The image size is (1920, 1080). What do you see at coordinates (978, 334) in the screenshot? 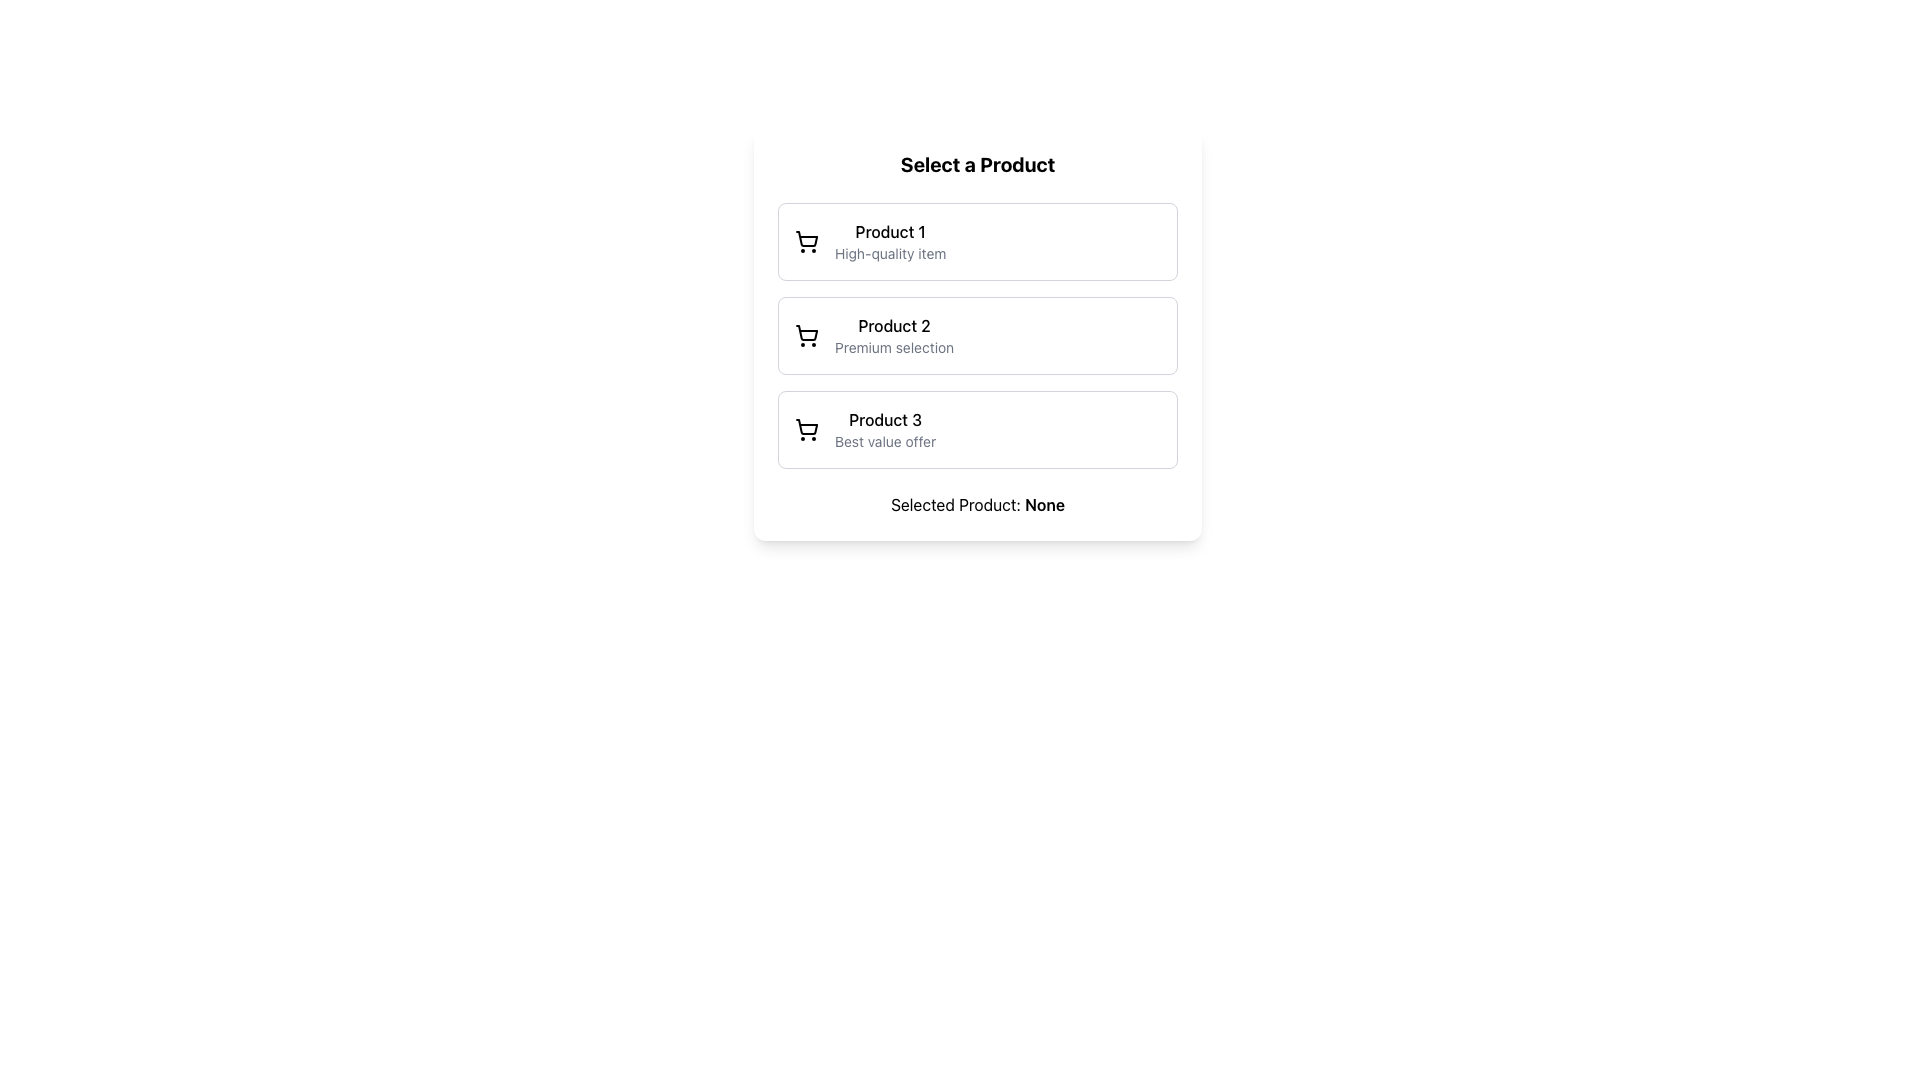
I see `the UI Card representing 'Product 2', which is the second item in a vertical list of product selection cards` at bounding box center [978, 334].